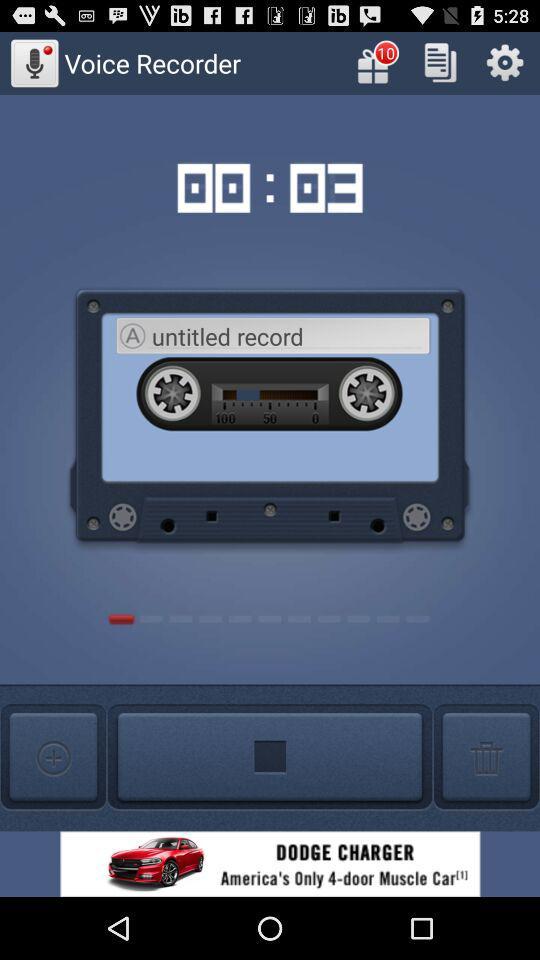 This screenshot has width=540, height=960. Describe the element at coordinates (504, 62) in the screenshot. I see `open settings` at that location.